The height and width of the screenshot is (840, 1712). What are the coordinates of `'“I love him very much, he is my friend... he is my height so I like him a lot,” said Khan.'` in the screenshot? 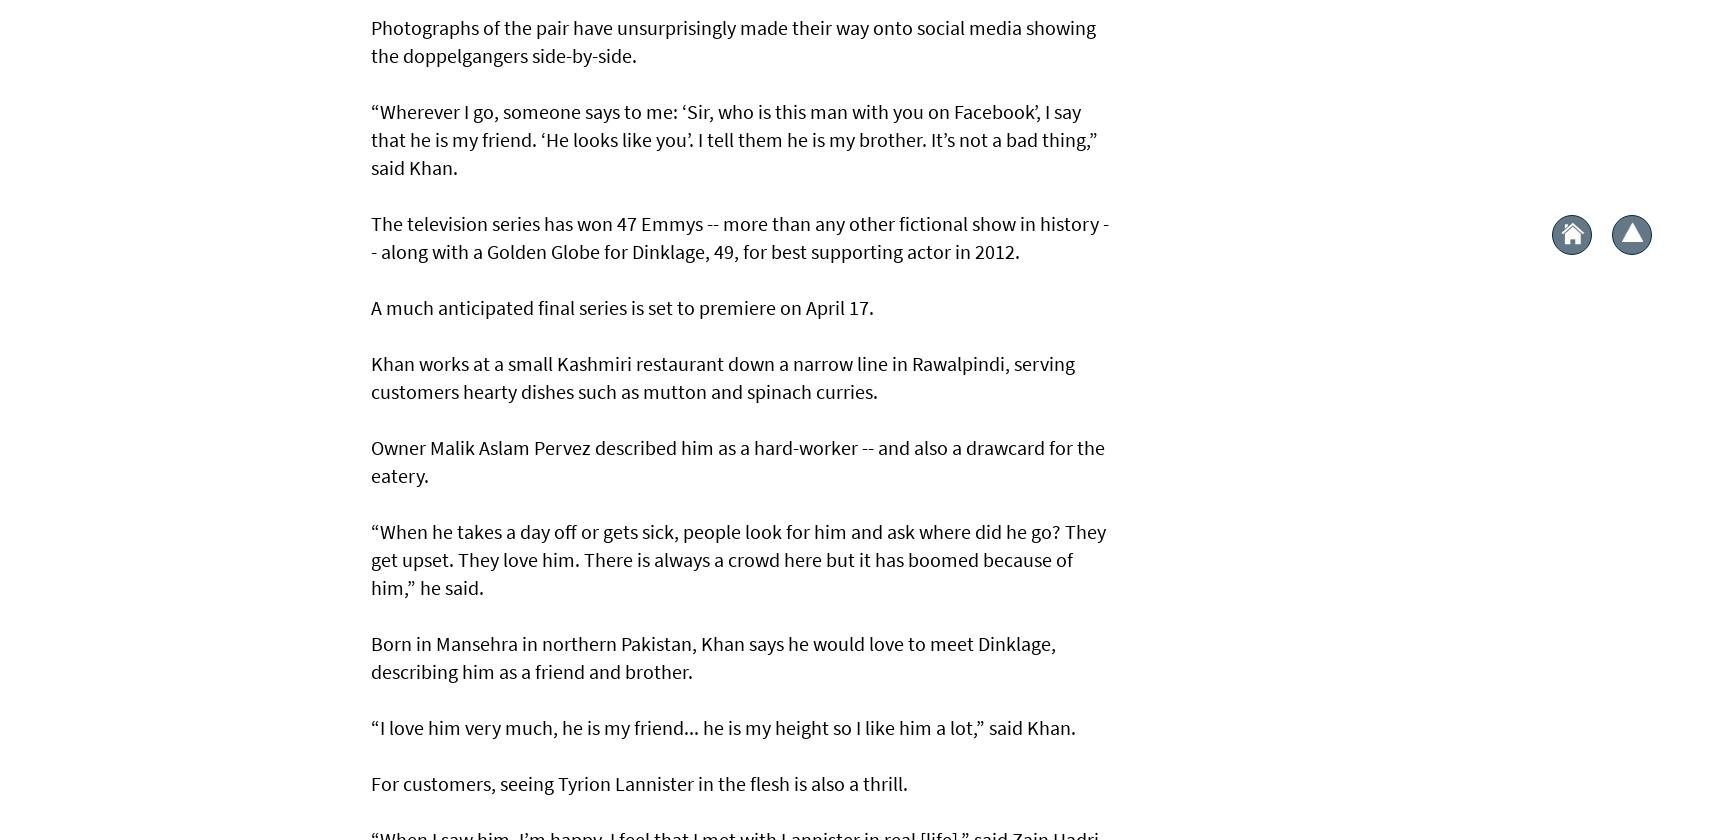 It's located at (723, 726).